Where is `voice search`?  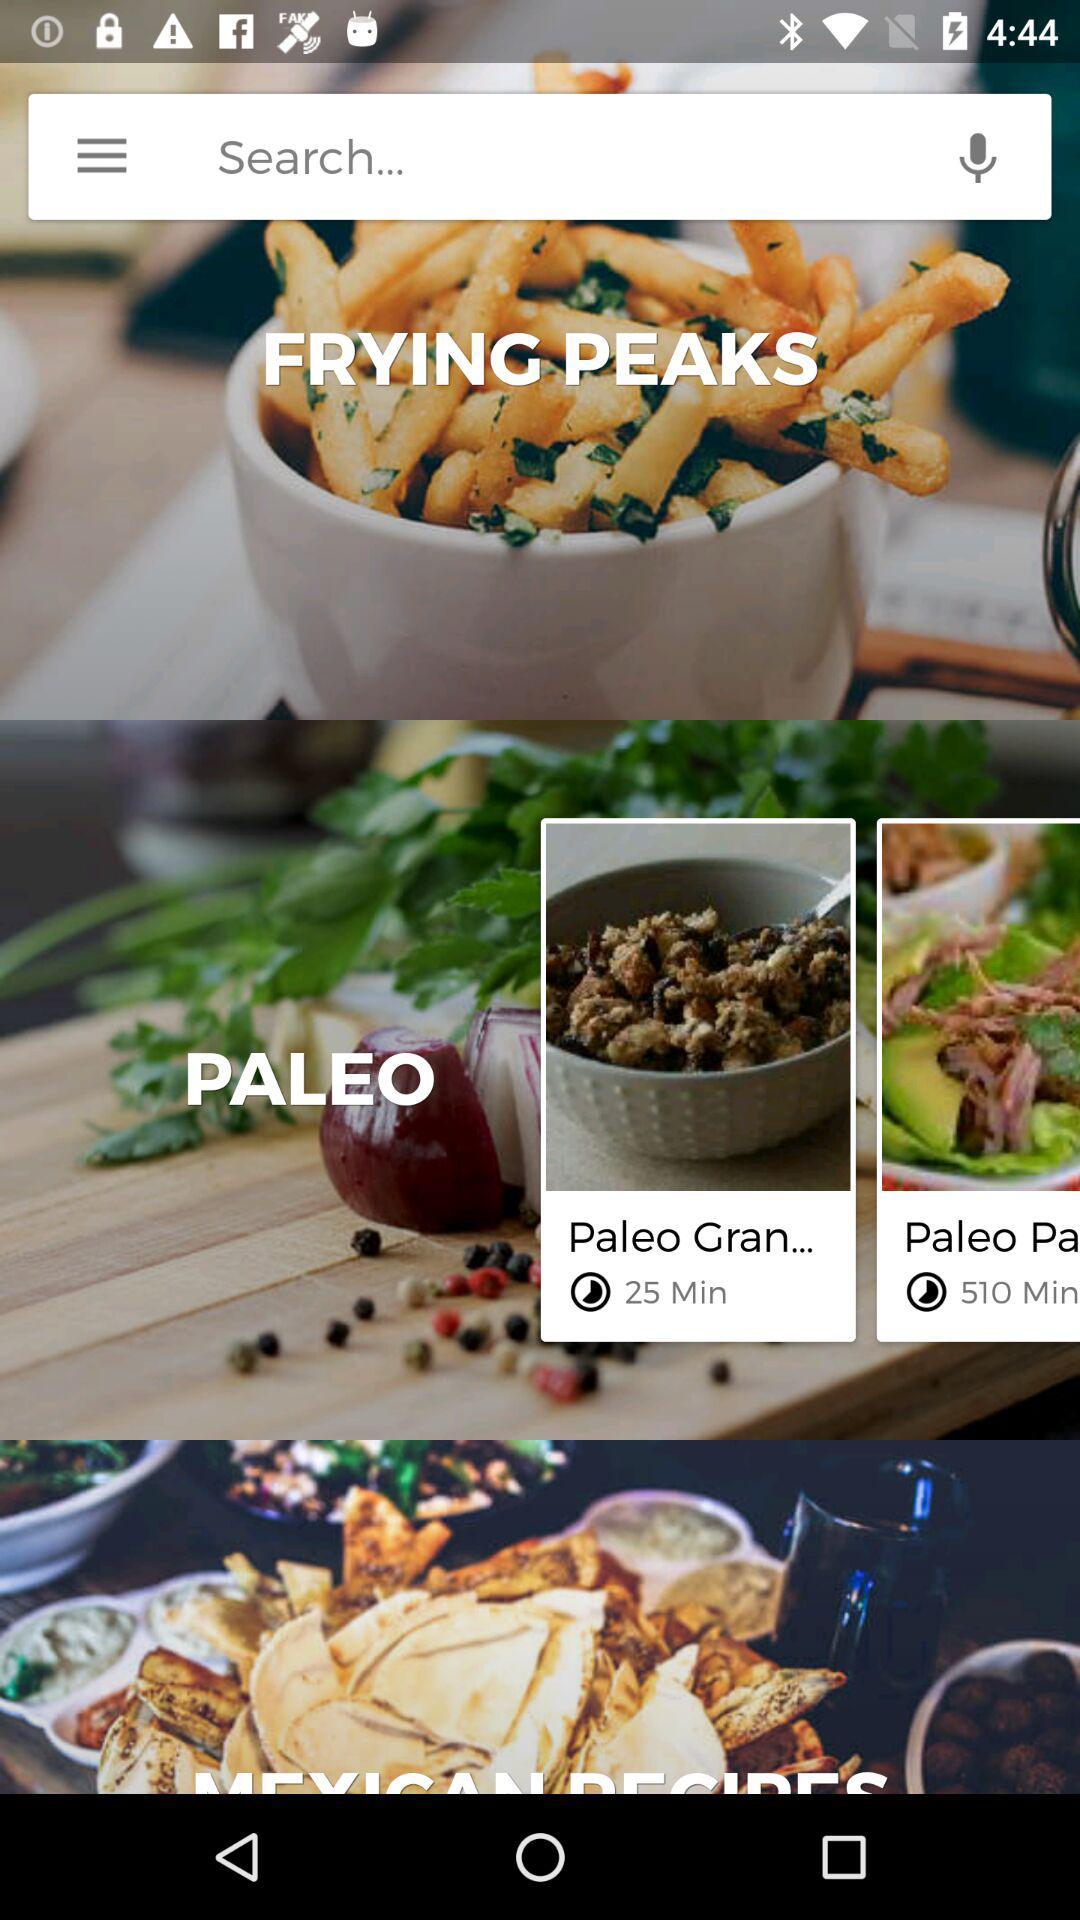
voice search is located at coordinates (977, 155).